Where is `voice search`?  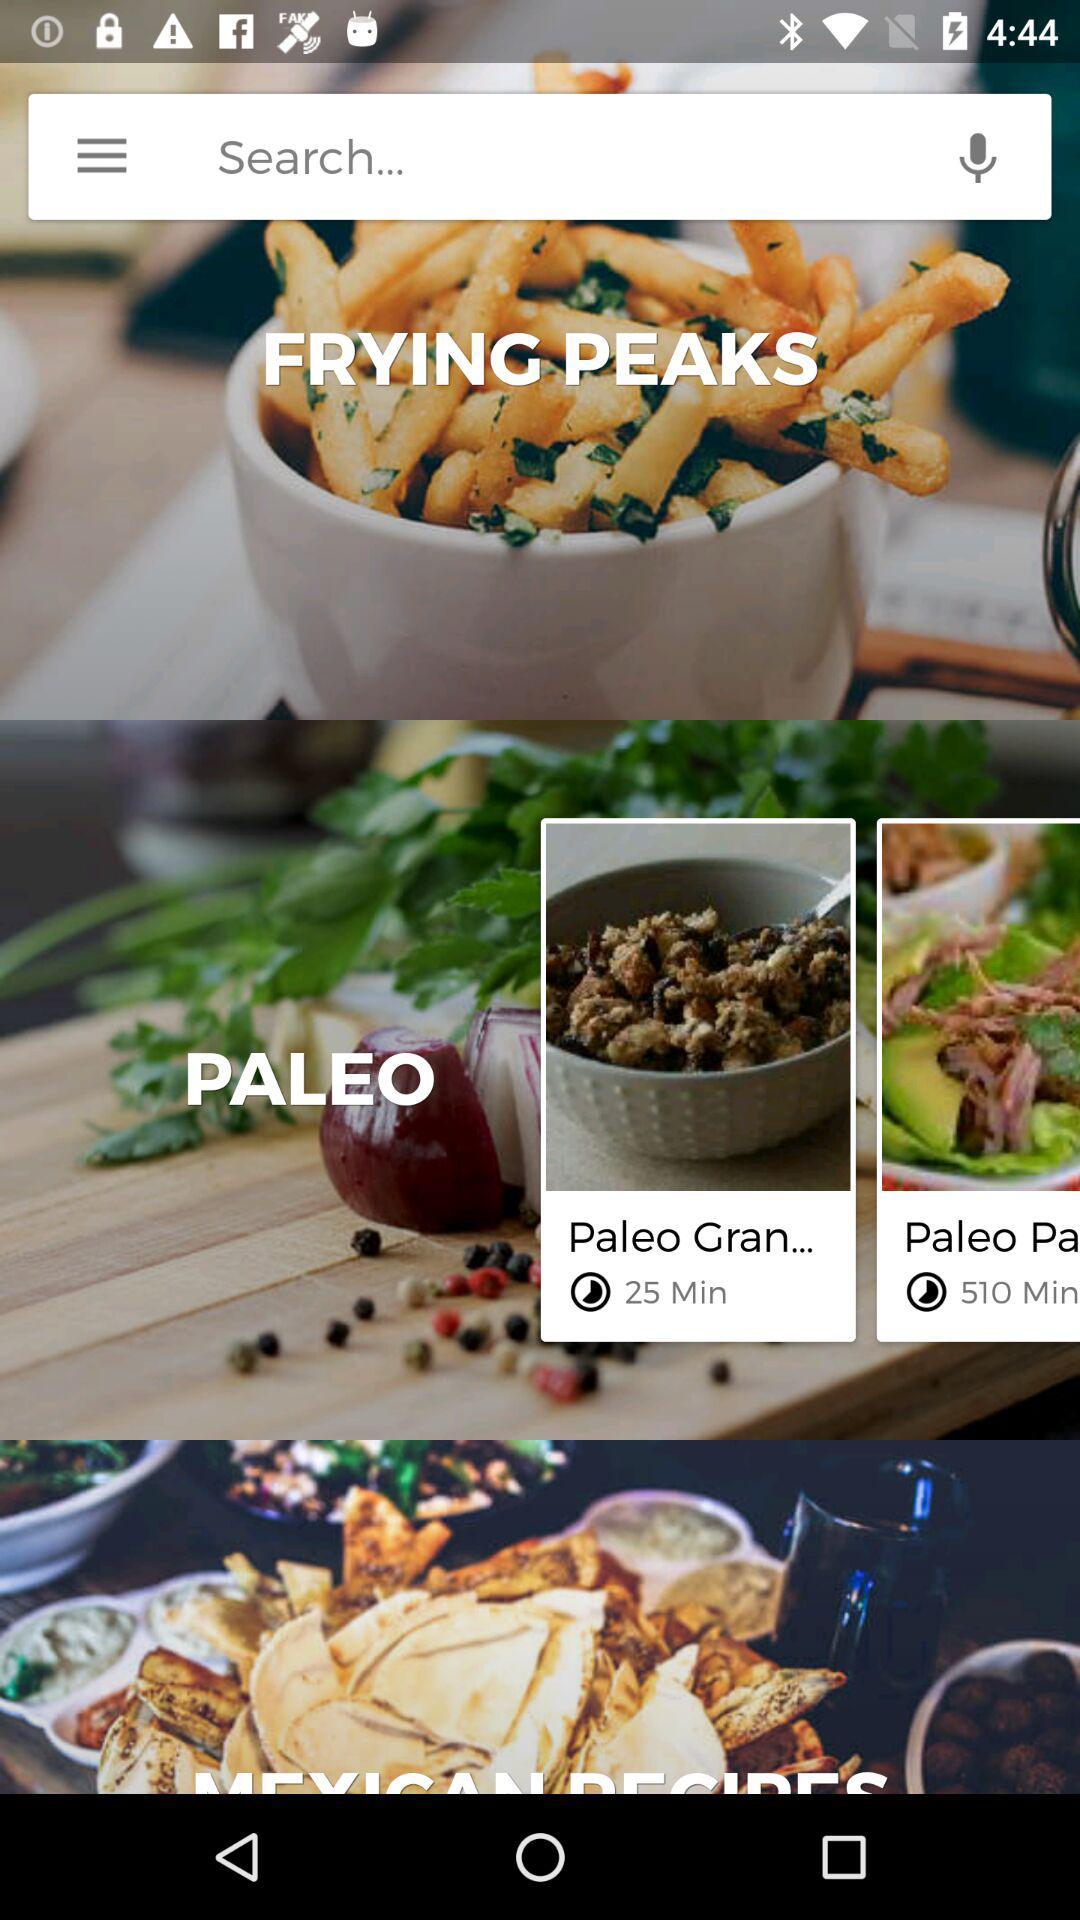
voice search is located at coordinates (977, 155).